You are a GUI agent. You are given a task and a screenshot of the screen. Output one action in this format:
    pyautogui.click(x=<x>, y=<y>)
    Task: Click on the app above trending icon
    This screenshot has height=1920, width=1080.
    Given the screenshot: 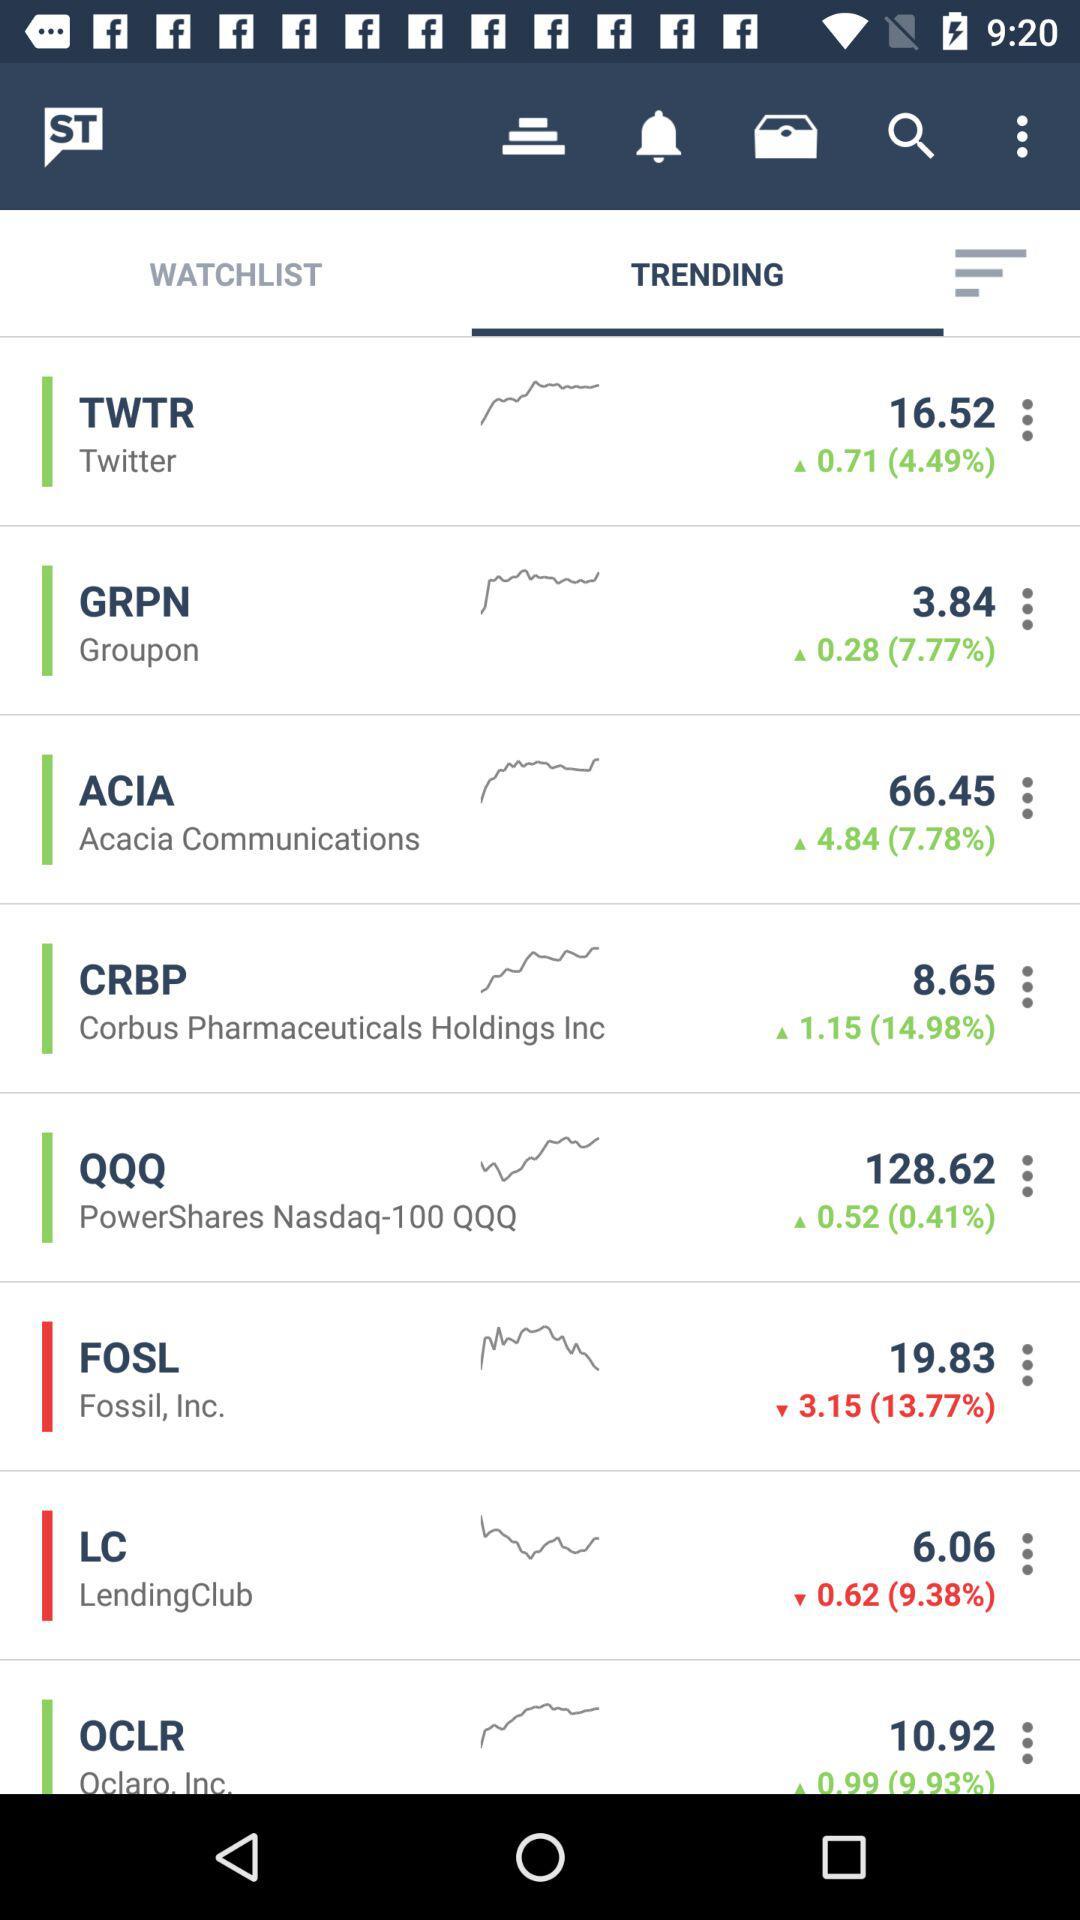 What is the action you would take?
    pyautogui.click(x=911, y=135)
    